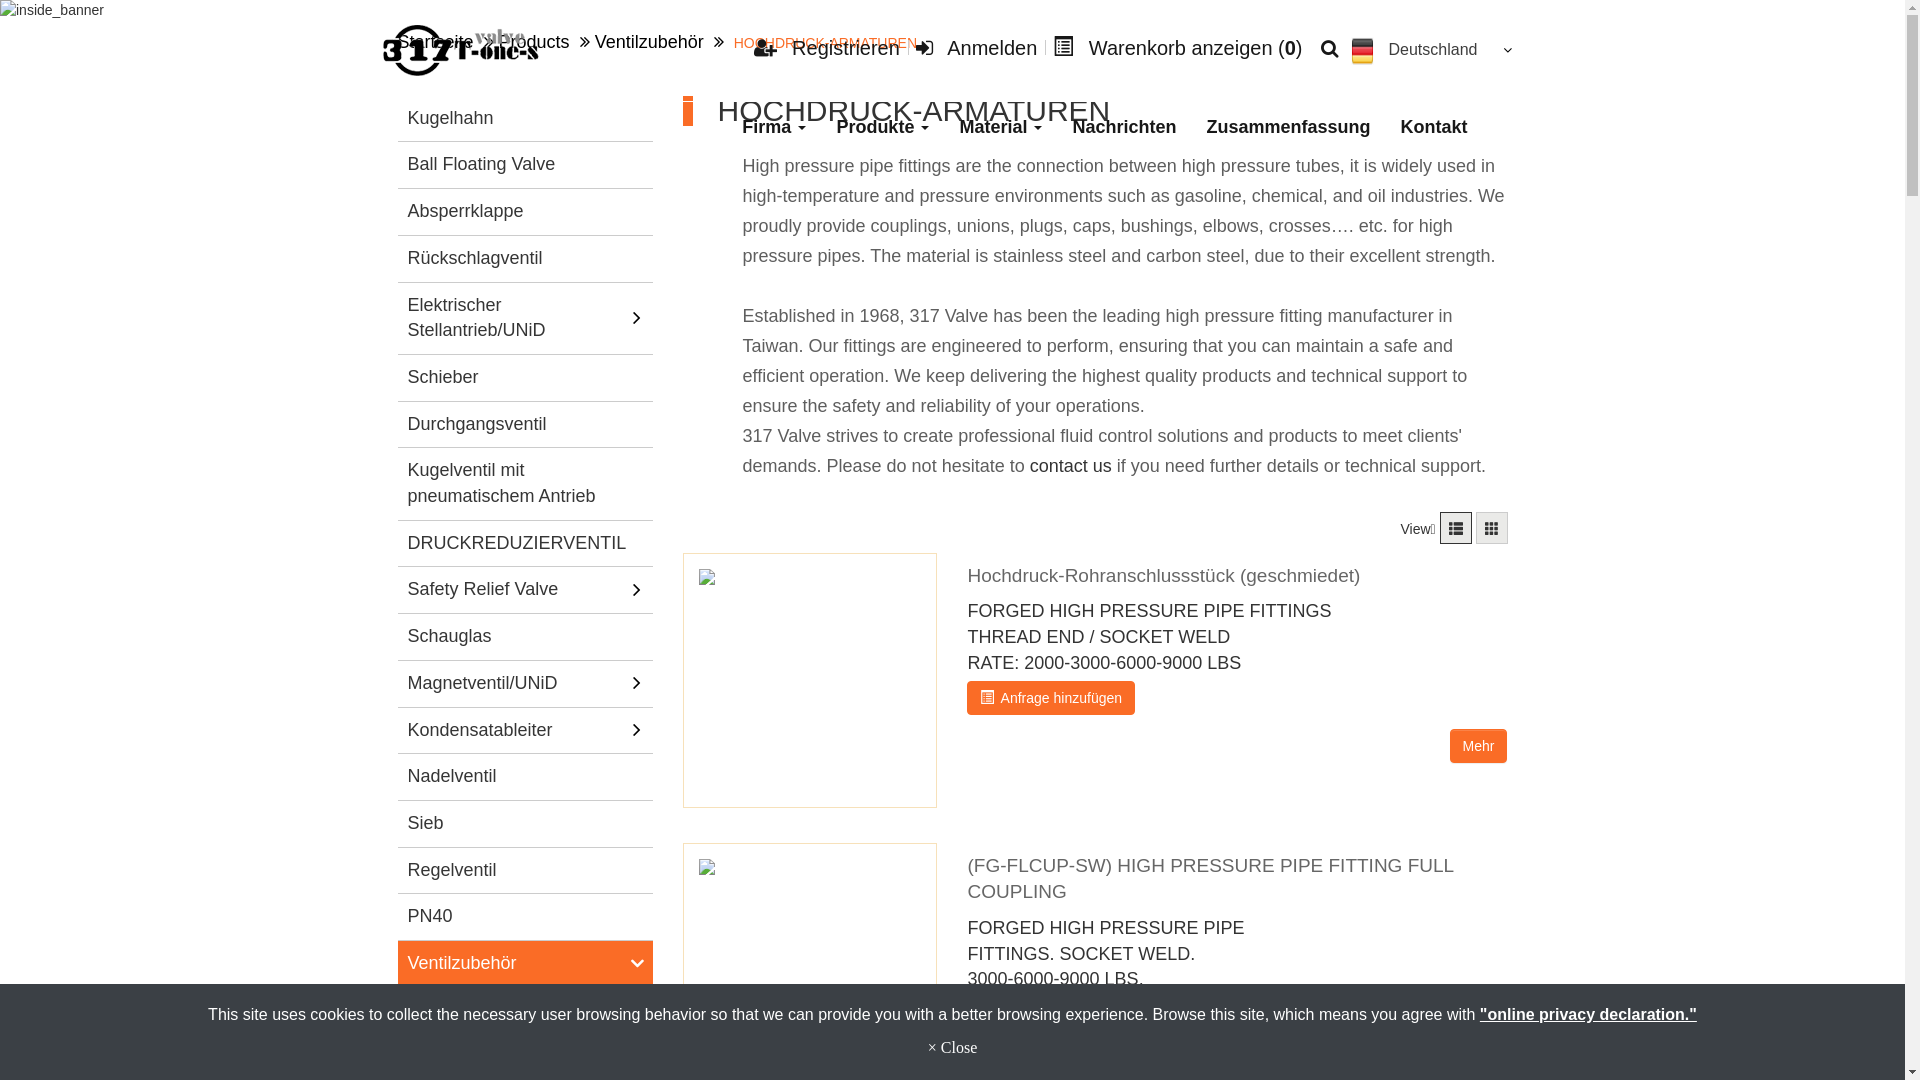 This screenshot has height=1080, width=1920. Describe the element at coordinates (881, 127) in the screenshot. I see `'Produkte'` at that location.